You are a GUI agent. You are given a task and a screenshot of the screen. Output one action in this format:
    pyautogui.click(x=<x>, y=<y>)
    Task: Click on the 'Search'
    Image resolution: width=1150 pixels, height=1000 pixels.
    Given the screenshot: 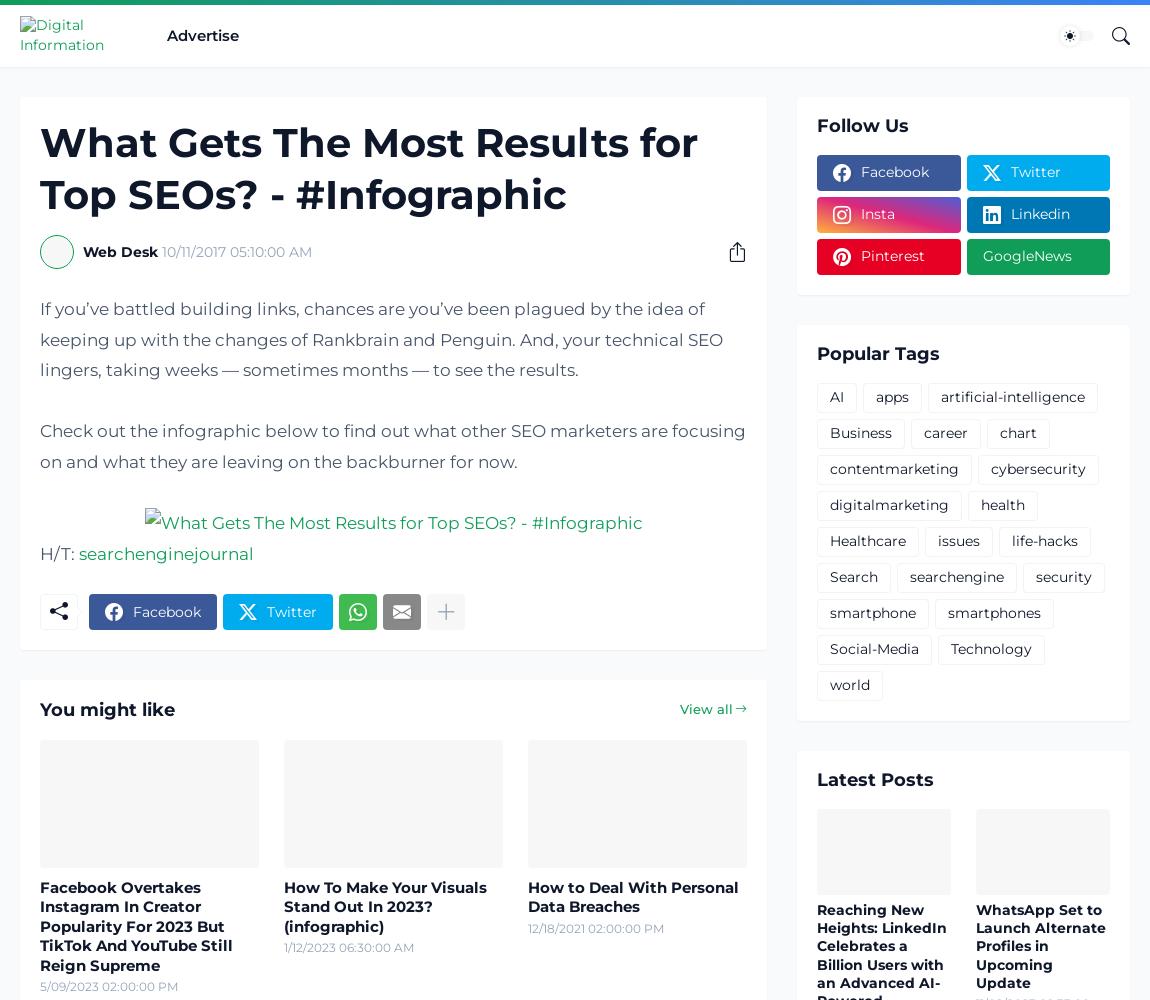 What is the action you would take?
    pyautogui.click(x=852, y=576)
    